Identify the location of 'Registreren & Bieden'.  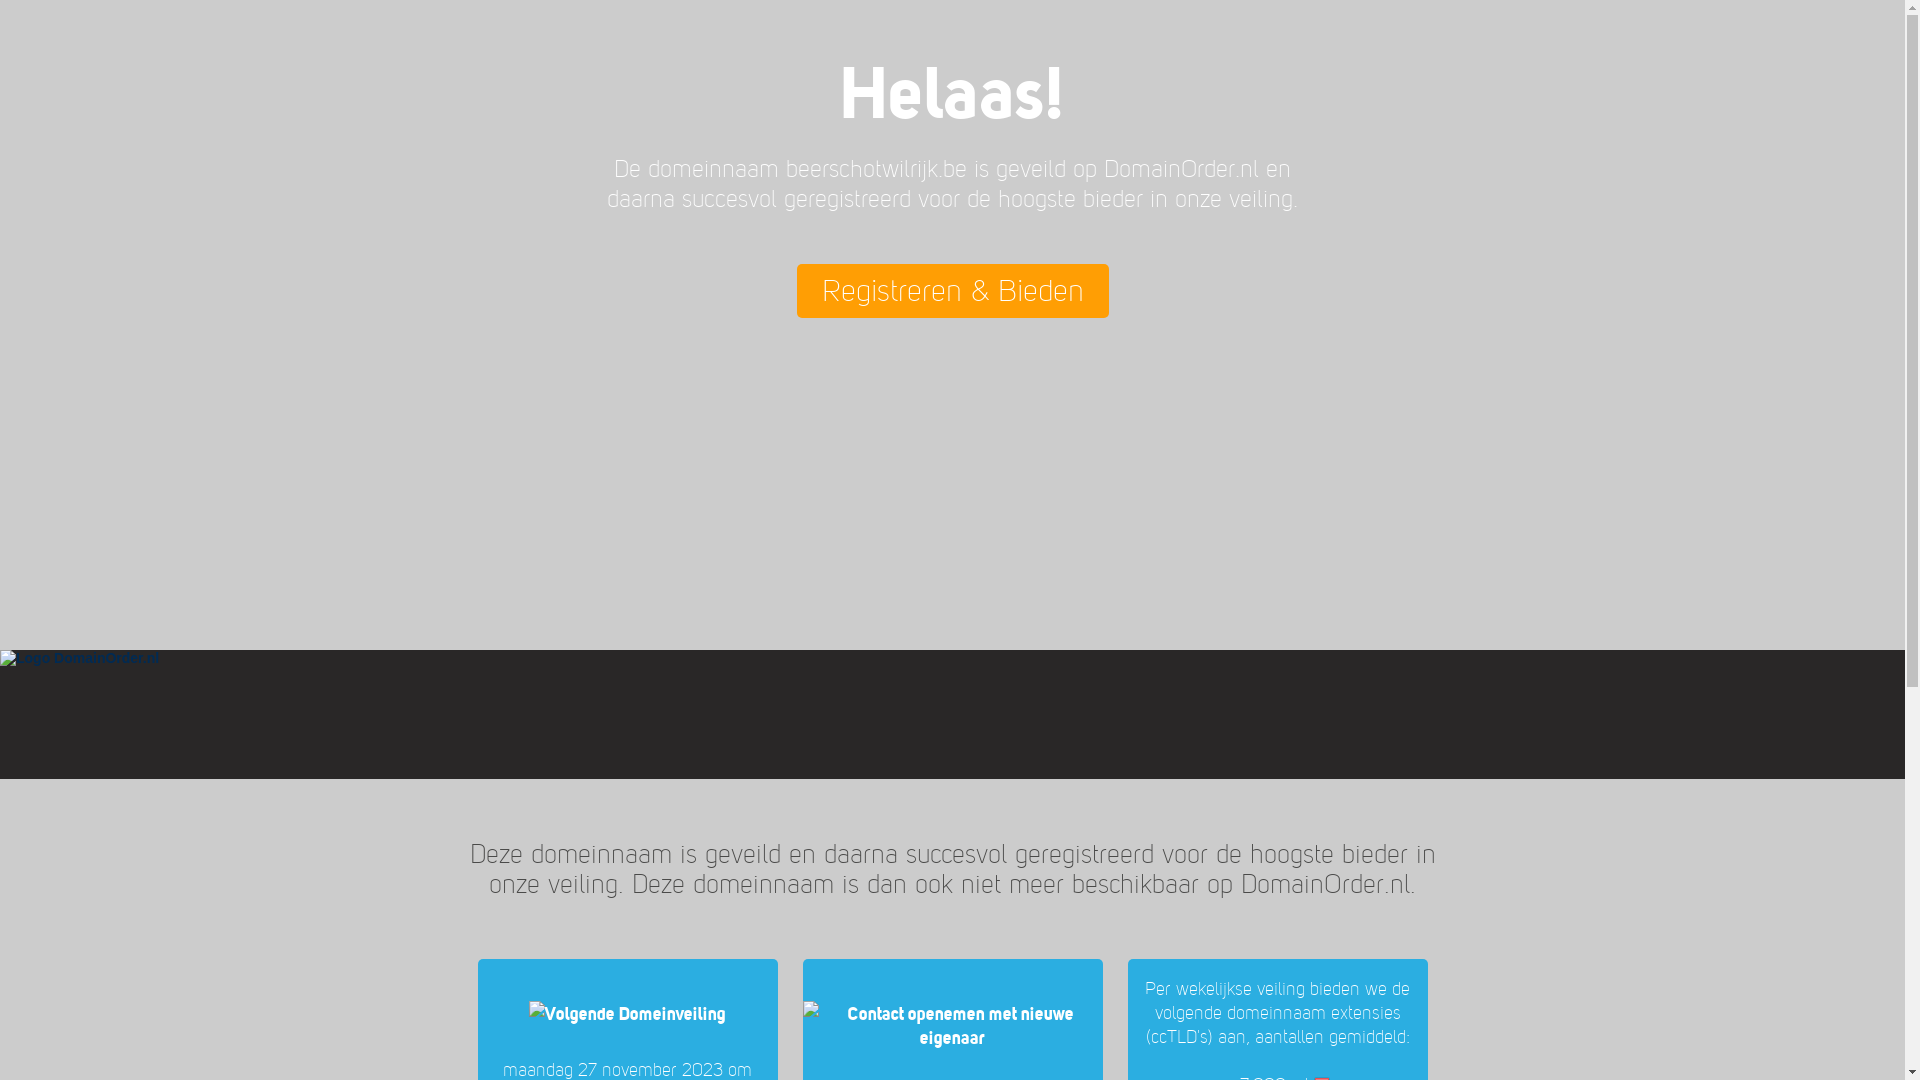
(950, 290).